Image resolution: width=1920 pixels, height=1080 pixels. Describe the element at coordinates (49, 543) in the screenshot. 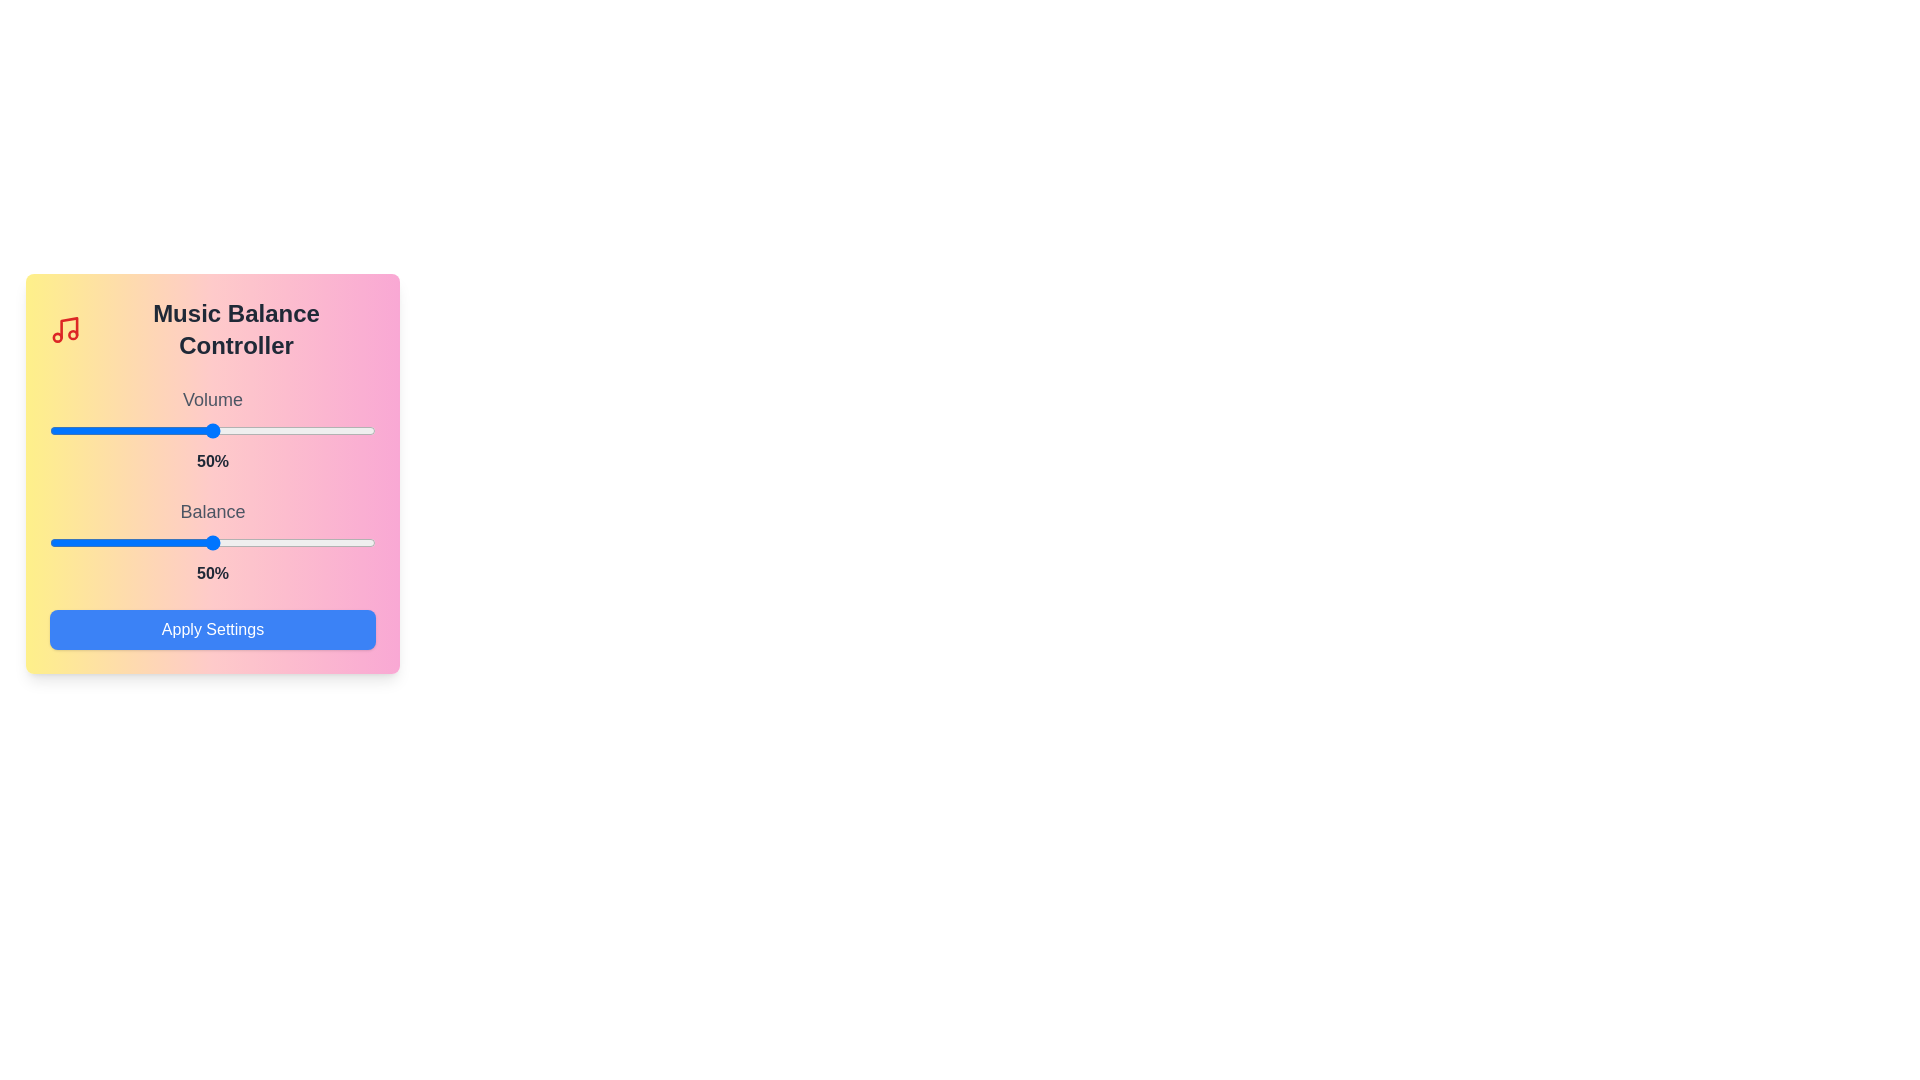

I see `the balance slider to 0%` at that location.